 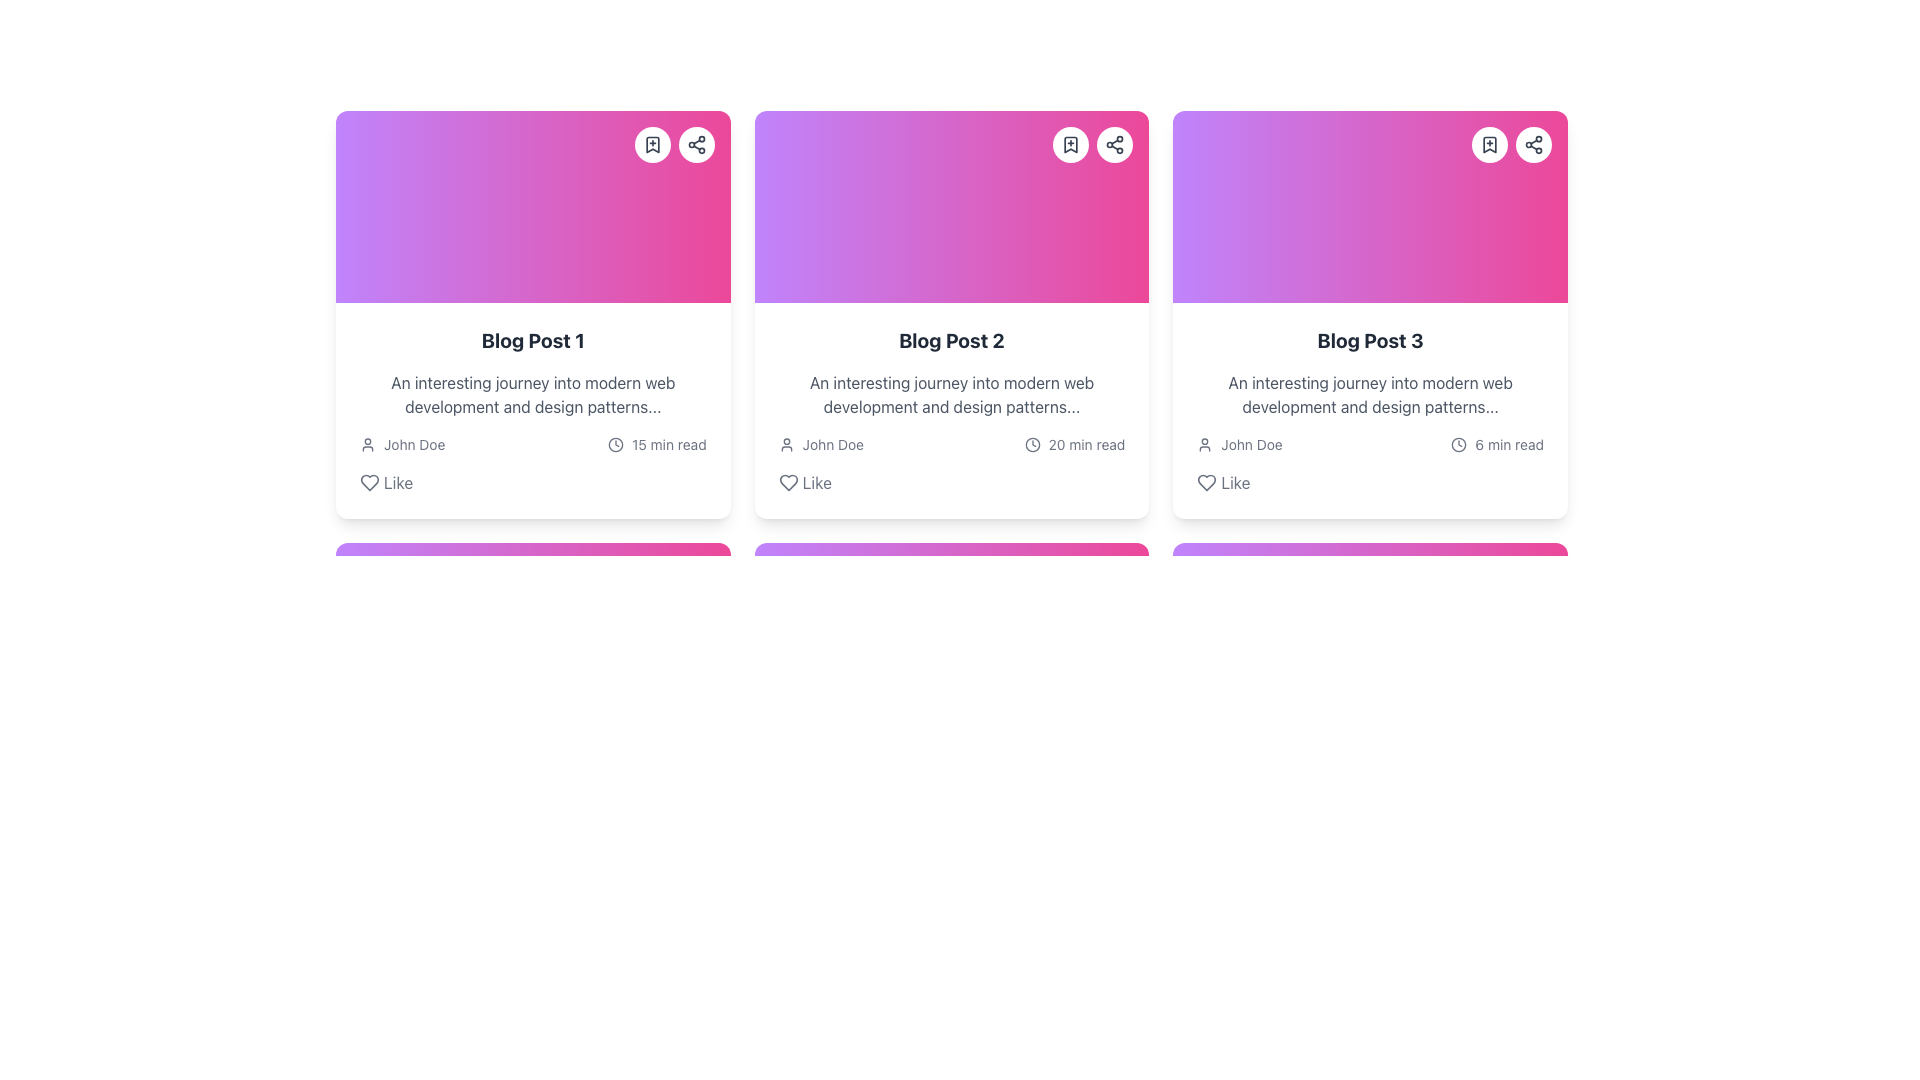 I want to click on the author details icon-text component located at the bottom area of the third card, directly underneath the description text, so click(x=1238, y=443).